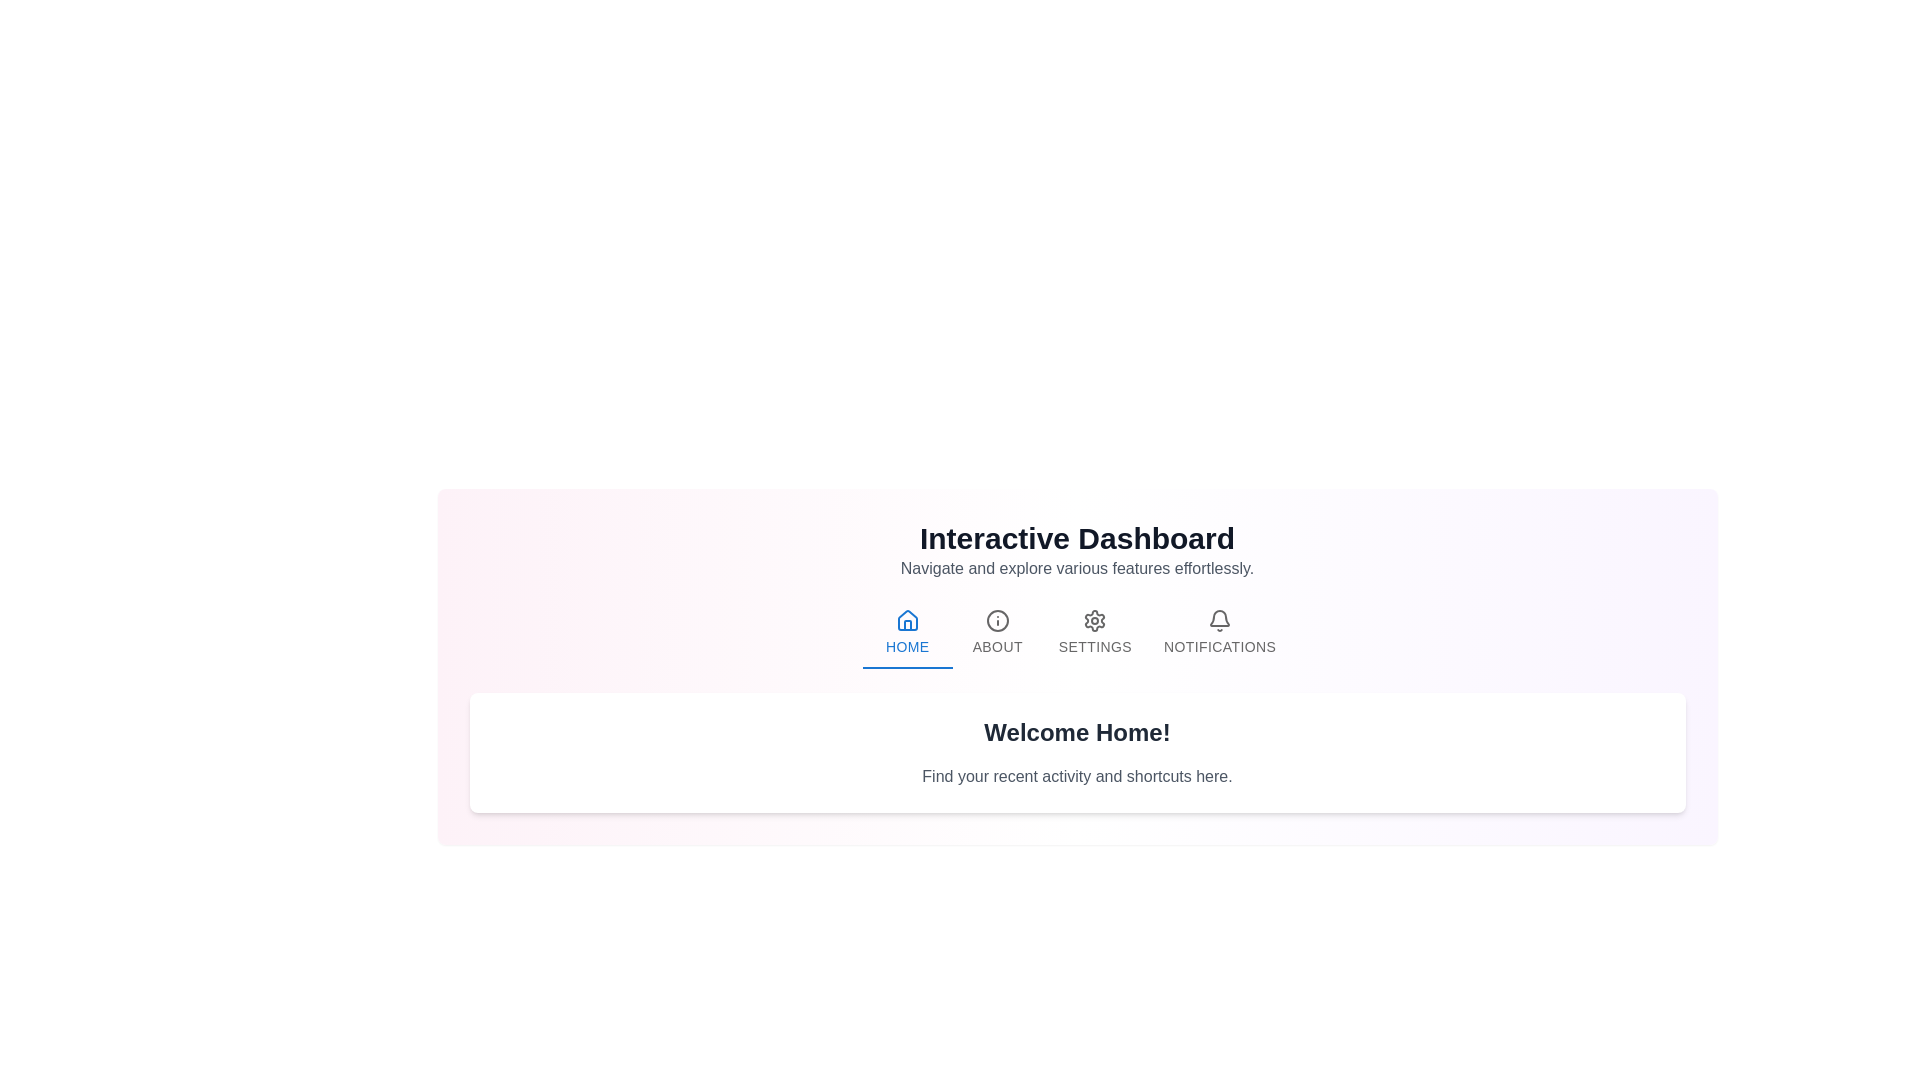 This screenshot has height=1080, width=1920. I want to click on the guidance text element located below 'Welcome Home!' in the interactive dashboard header, so click(1076, 775).